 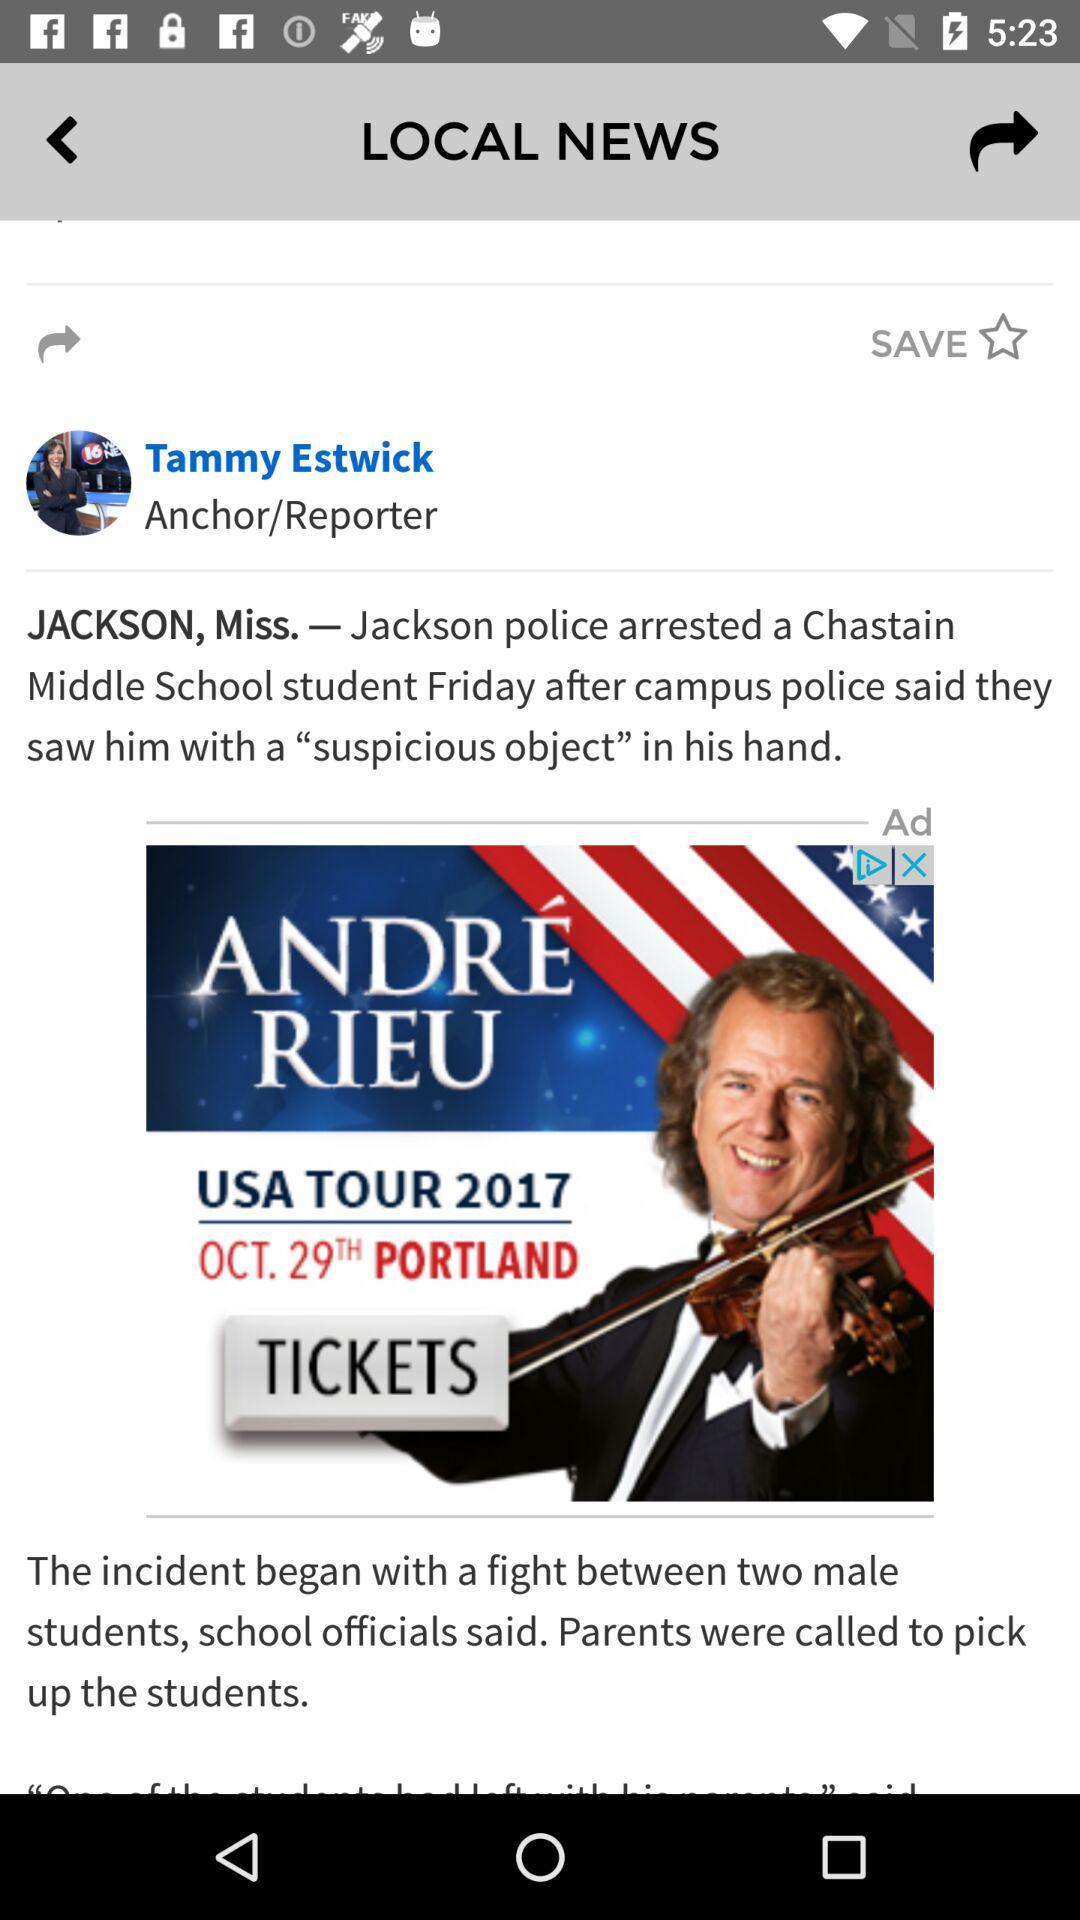 I want to click on image link to advertisement, so click(x=540, y=1173).